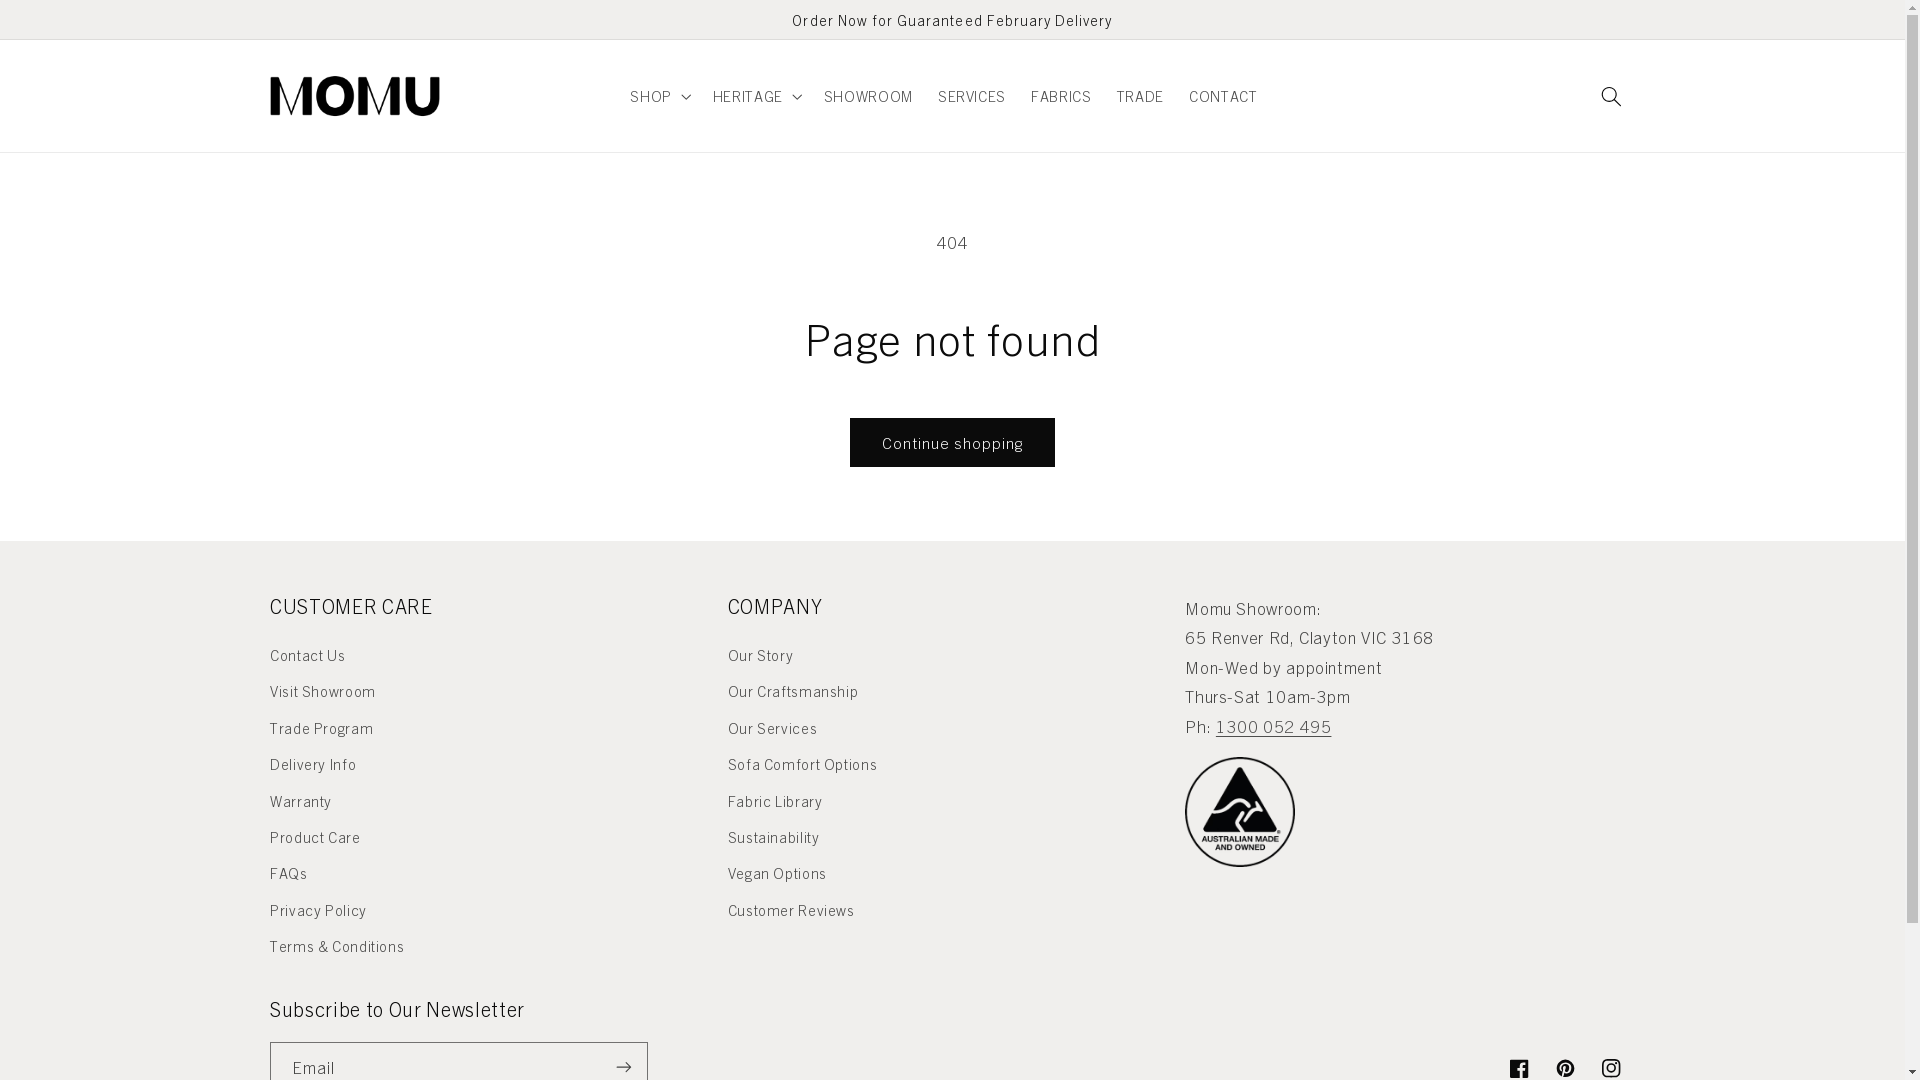 This screenshot has height=1080, width=1920. Describe the element at coordinates (1018, 96) in the screenshot. I see `'FABRICS'` at that location.